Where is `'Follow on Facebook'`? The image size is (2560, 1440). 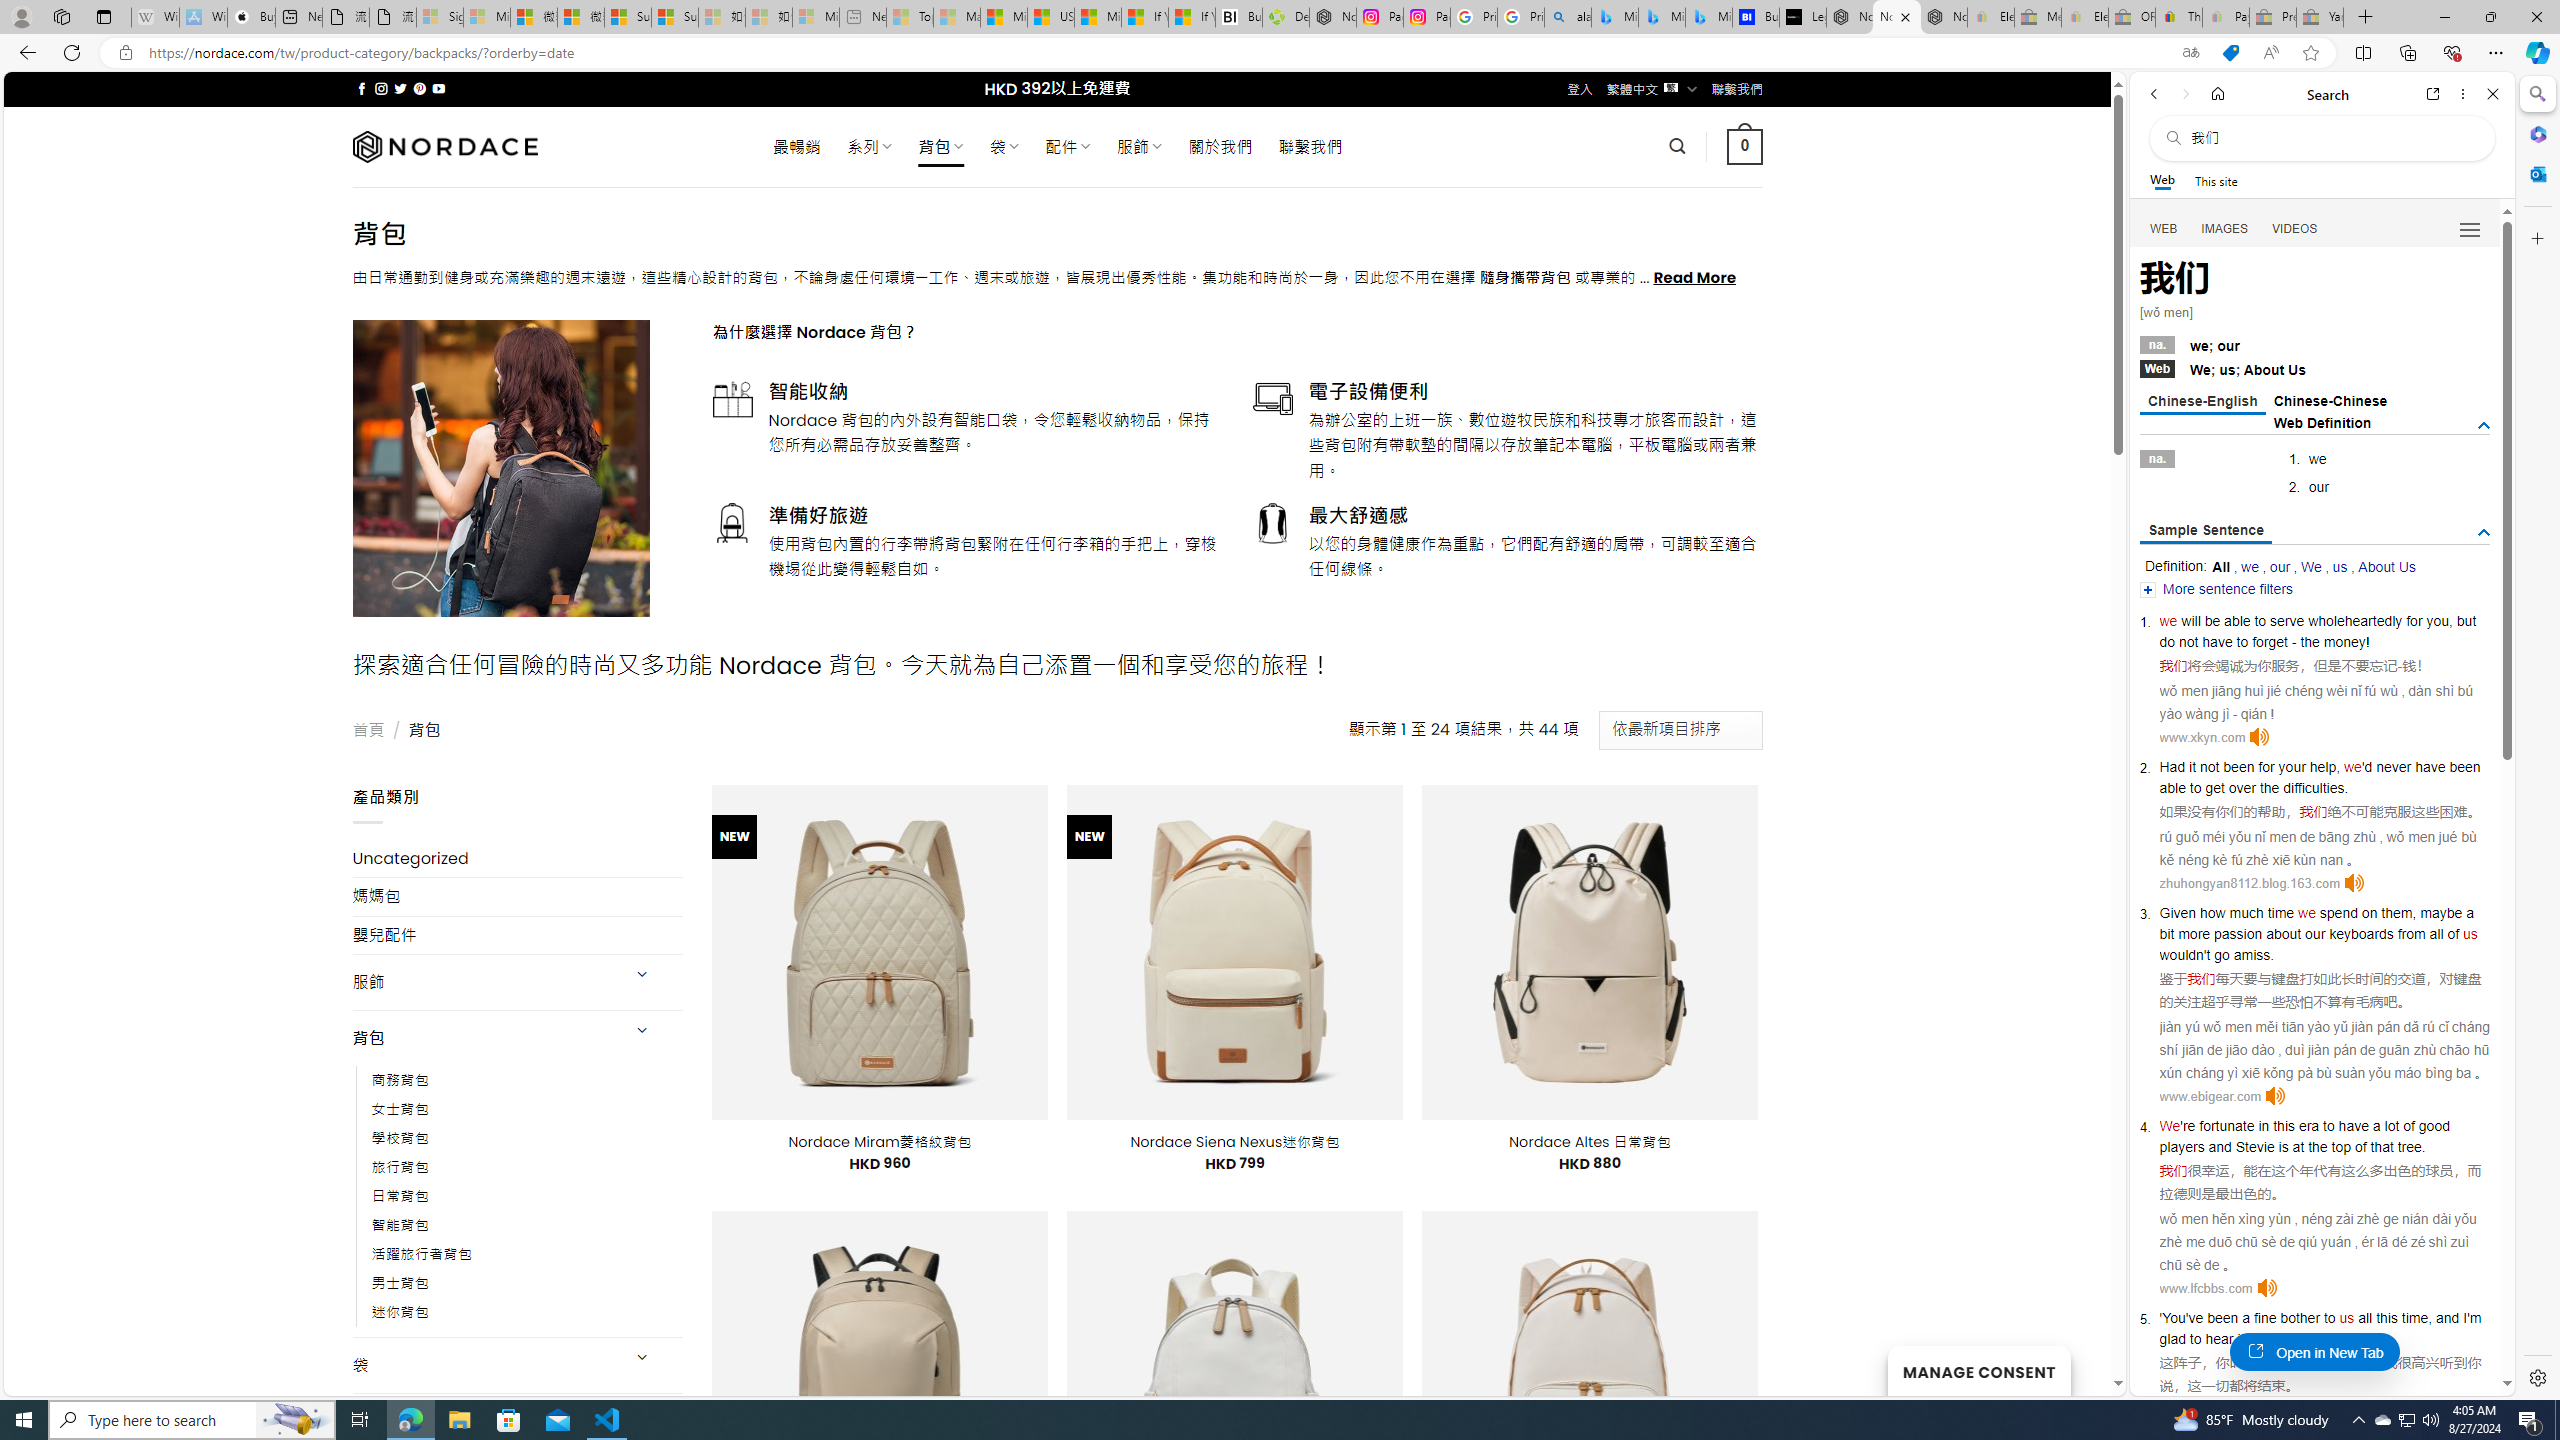
'Follow on Facebook' is located at coordinates (362, 88).